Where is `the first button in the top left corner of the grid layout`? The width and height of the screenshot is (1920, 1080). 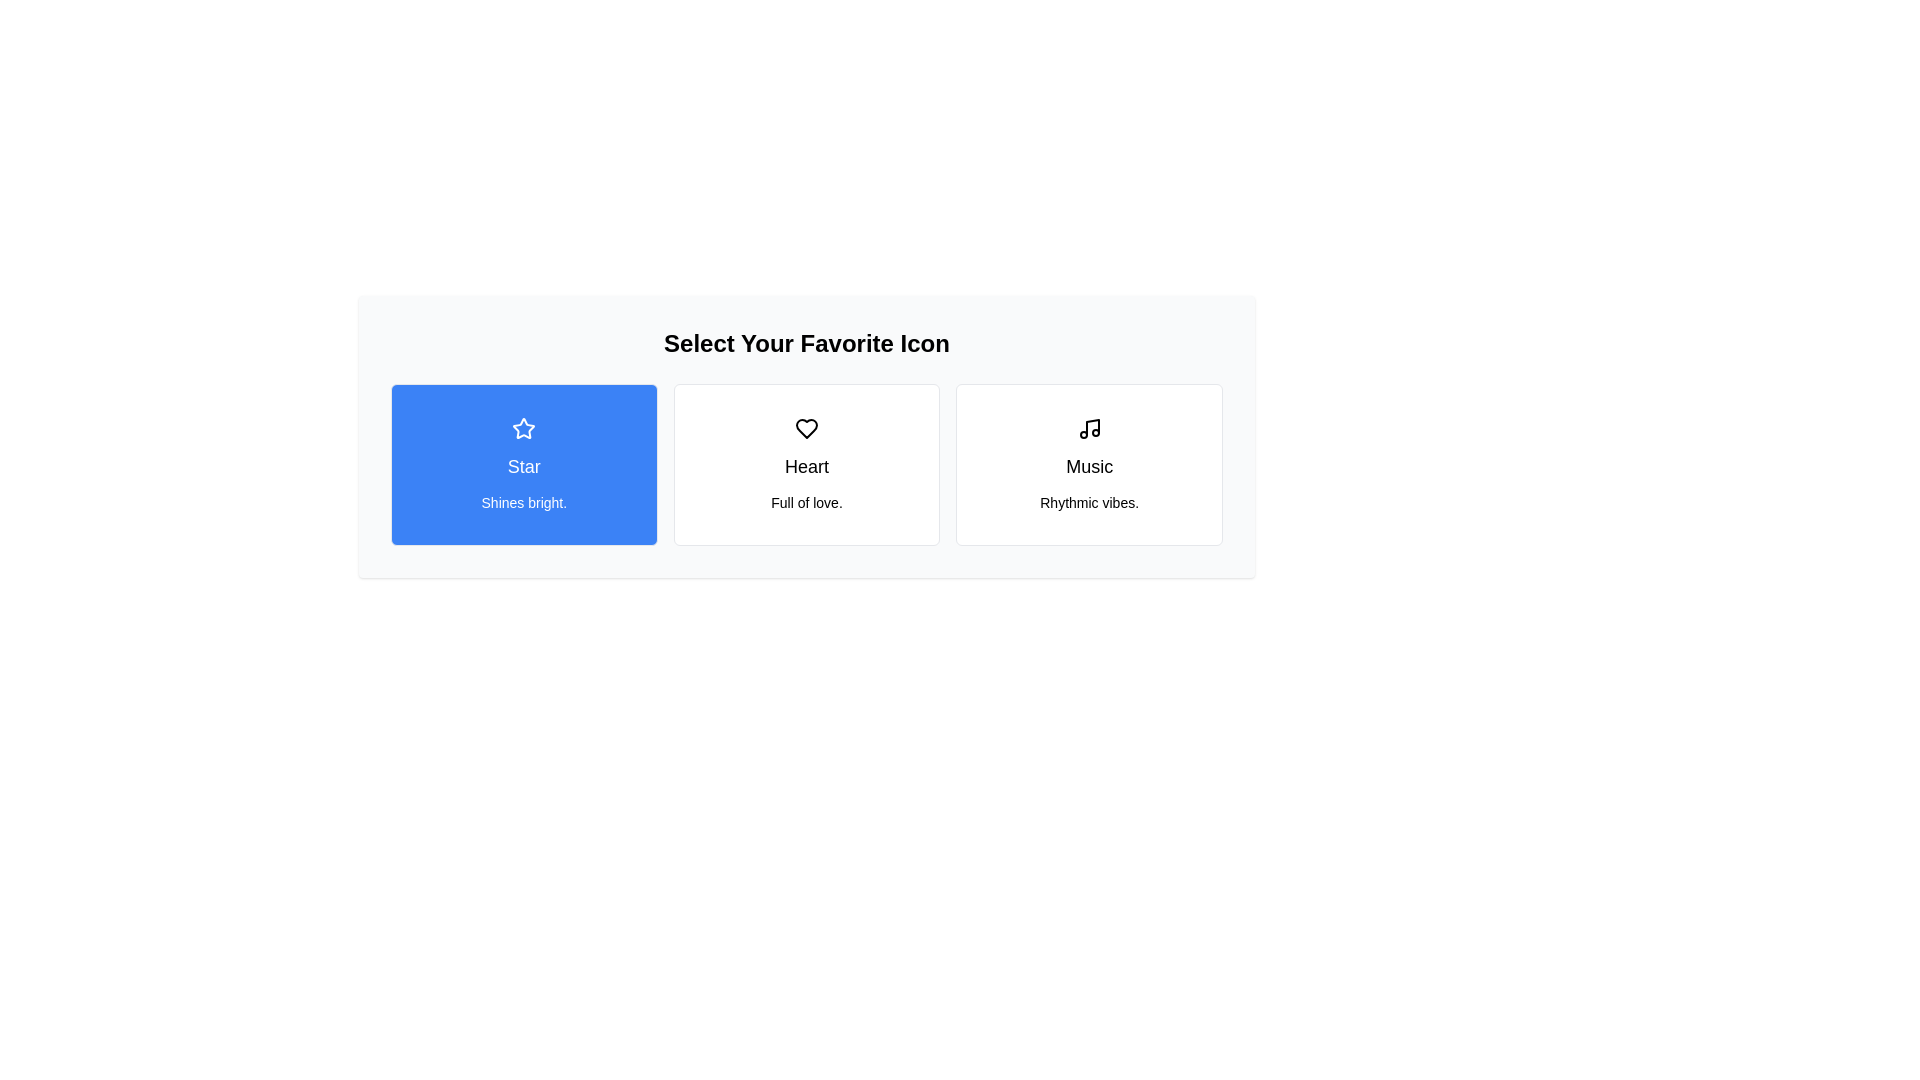
the first button in the top left corner of the grid layout is located at coordinates (524, 465).